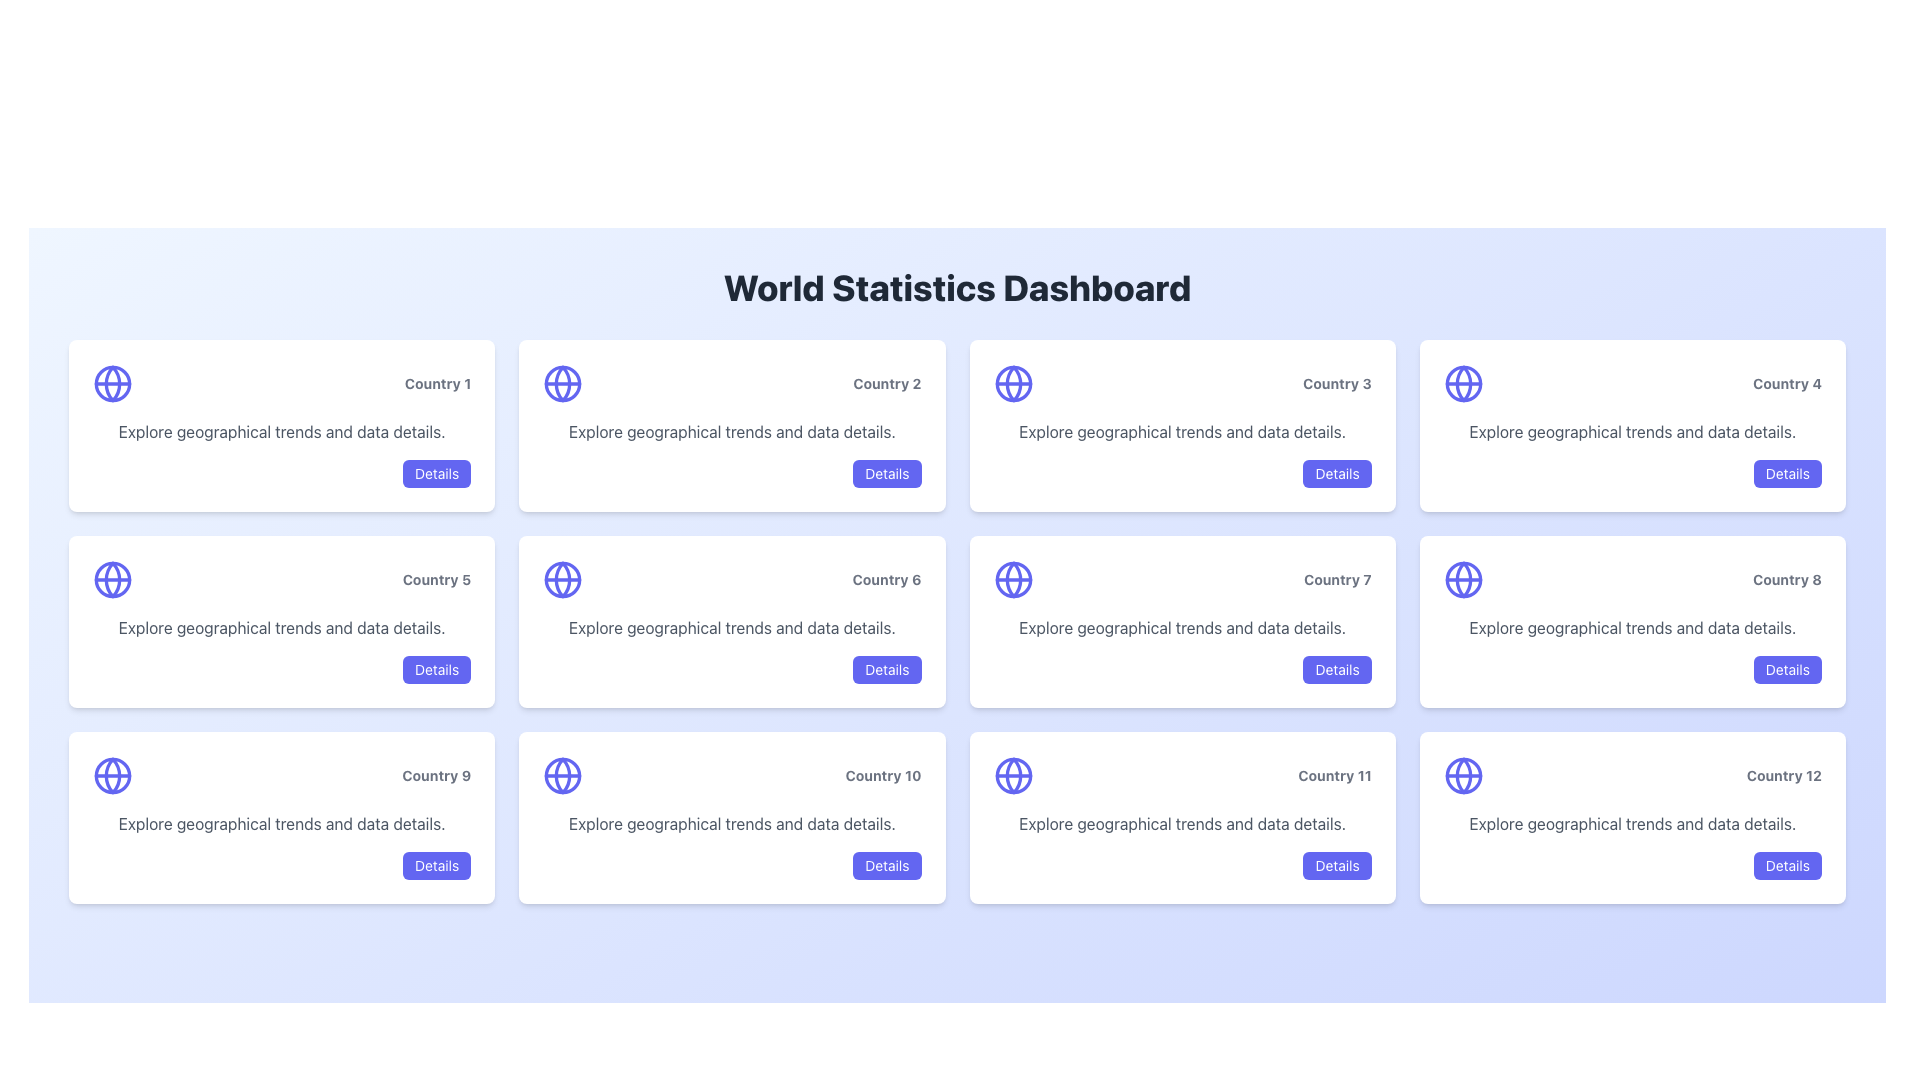 The image size is (1920, 1080). I want to click on the central circular part of the globe icon located in the card labeled 'Country 4' in the second row and fourth column of a grid layout, so click(1463, 384).